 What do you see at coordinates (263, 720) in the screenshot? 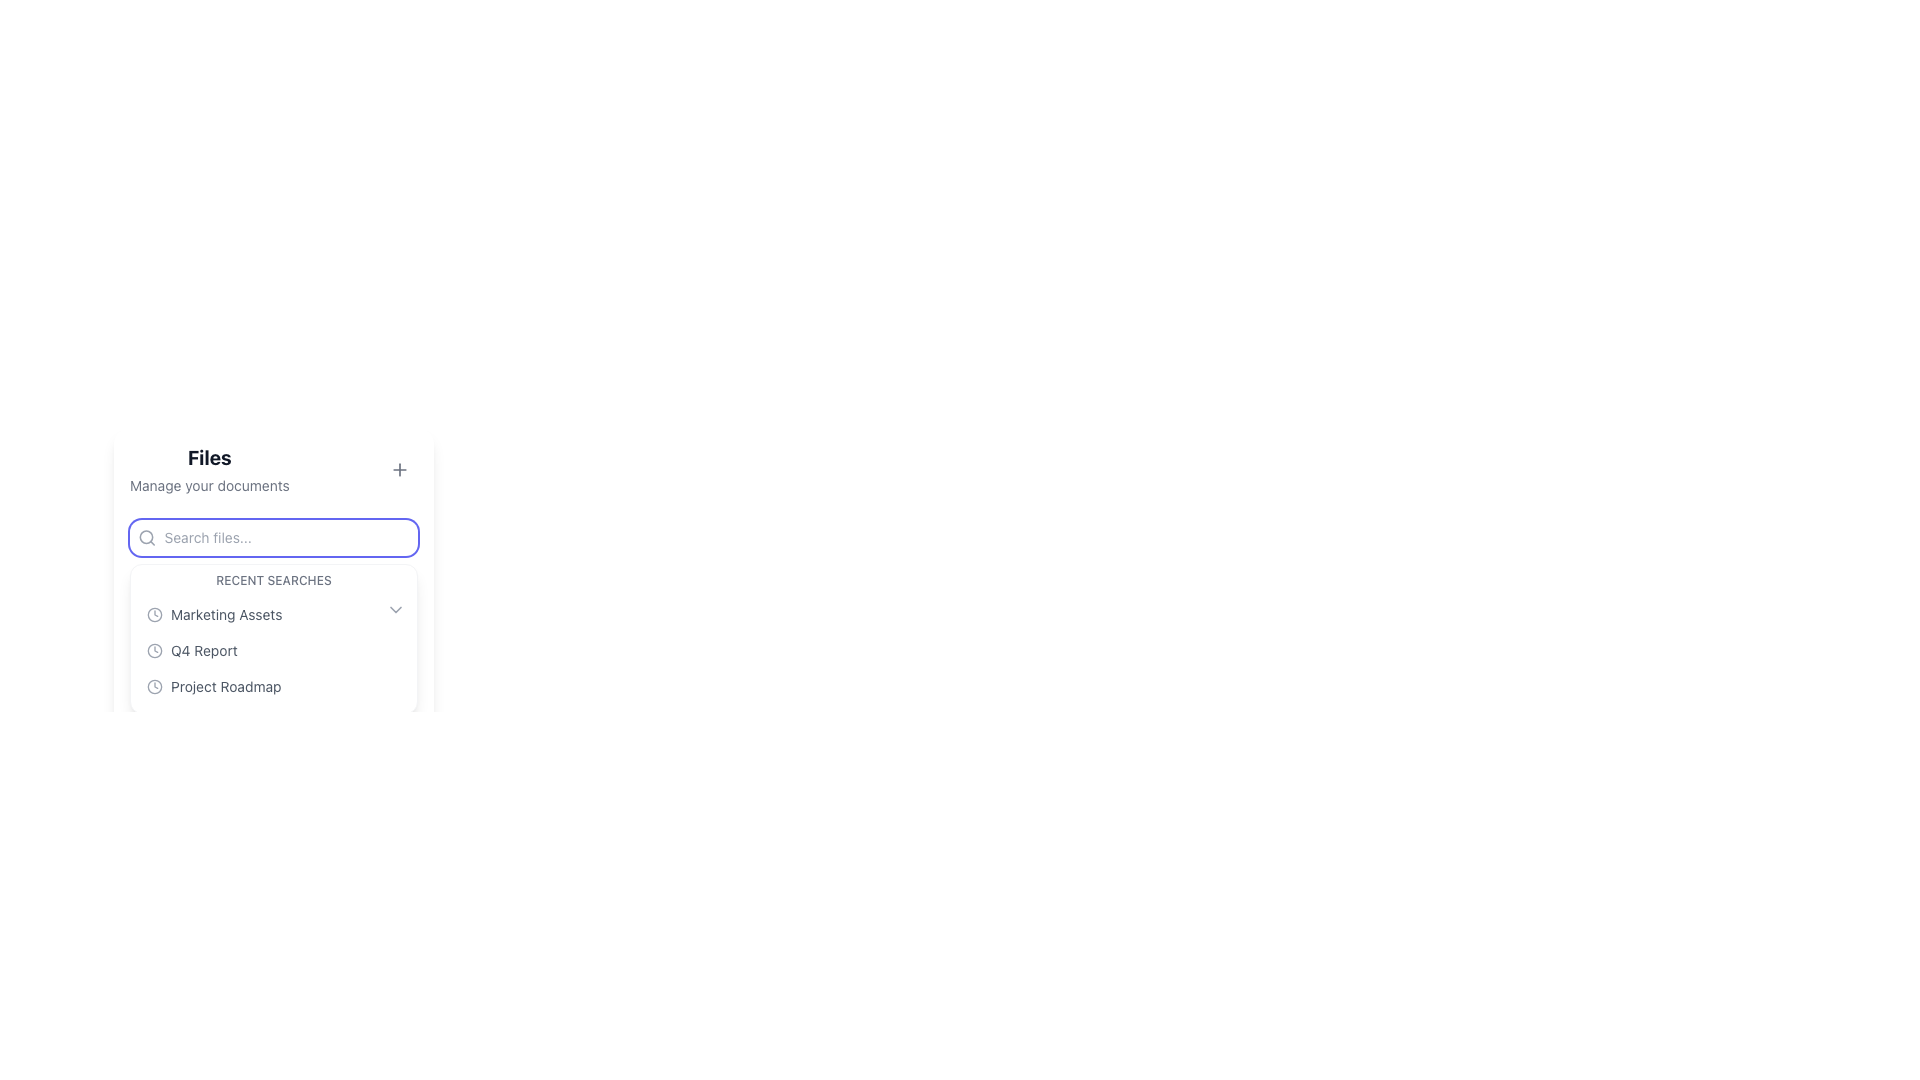
I see `the small, centered, circular bullet point (•) displayed in light gray color, which is located between '2.4 MB' and '2h ago' in the recent searches section` at bounding box center [263, 720].